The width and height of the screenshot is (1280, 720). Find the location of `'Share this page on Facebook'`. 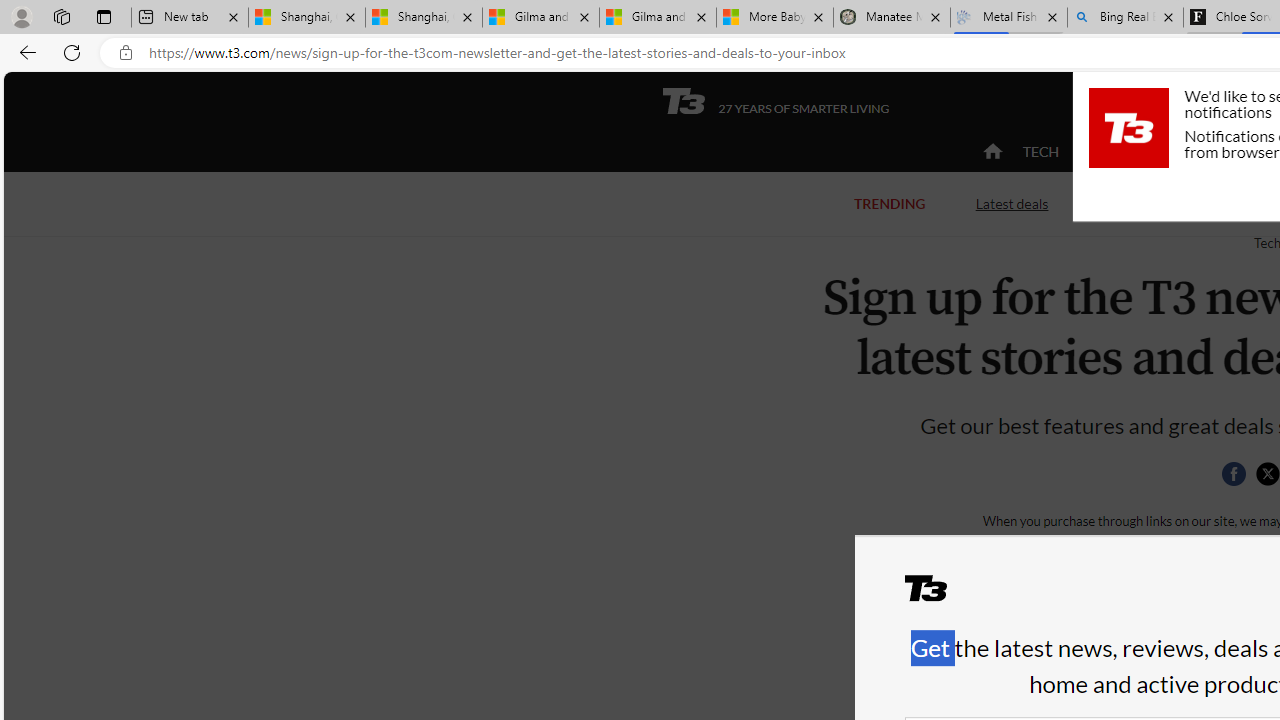

'Share this page on Facebook' is located at coordinates (1232, 474).